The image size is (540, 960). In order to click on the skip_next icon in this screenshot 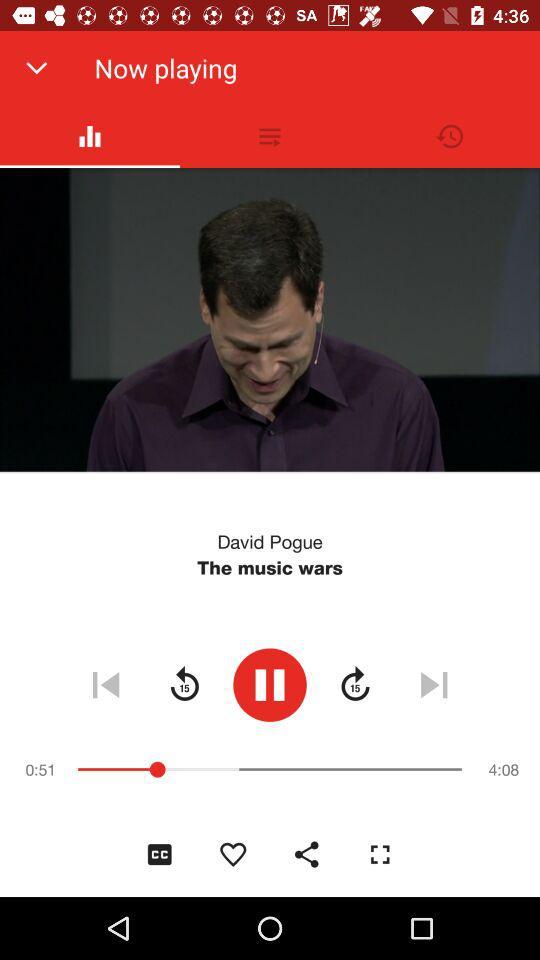, I will do `click(433, 684)`.